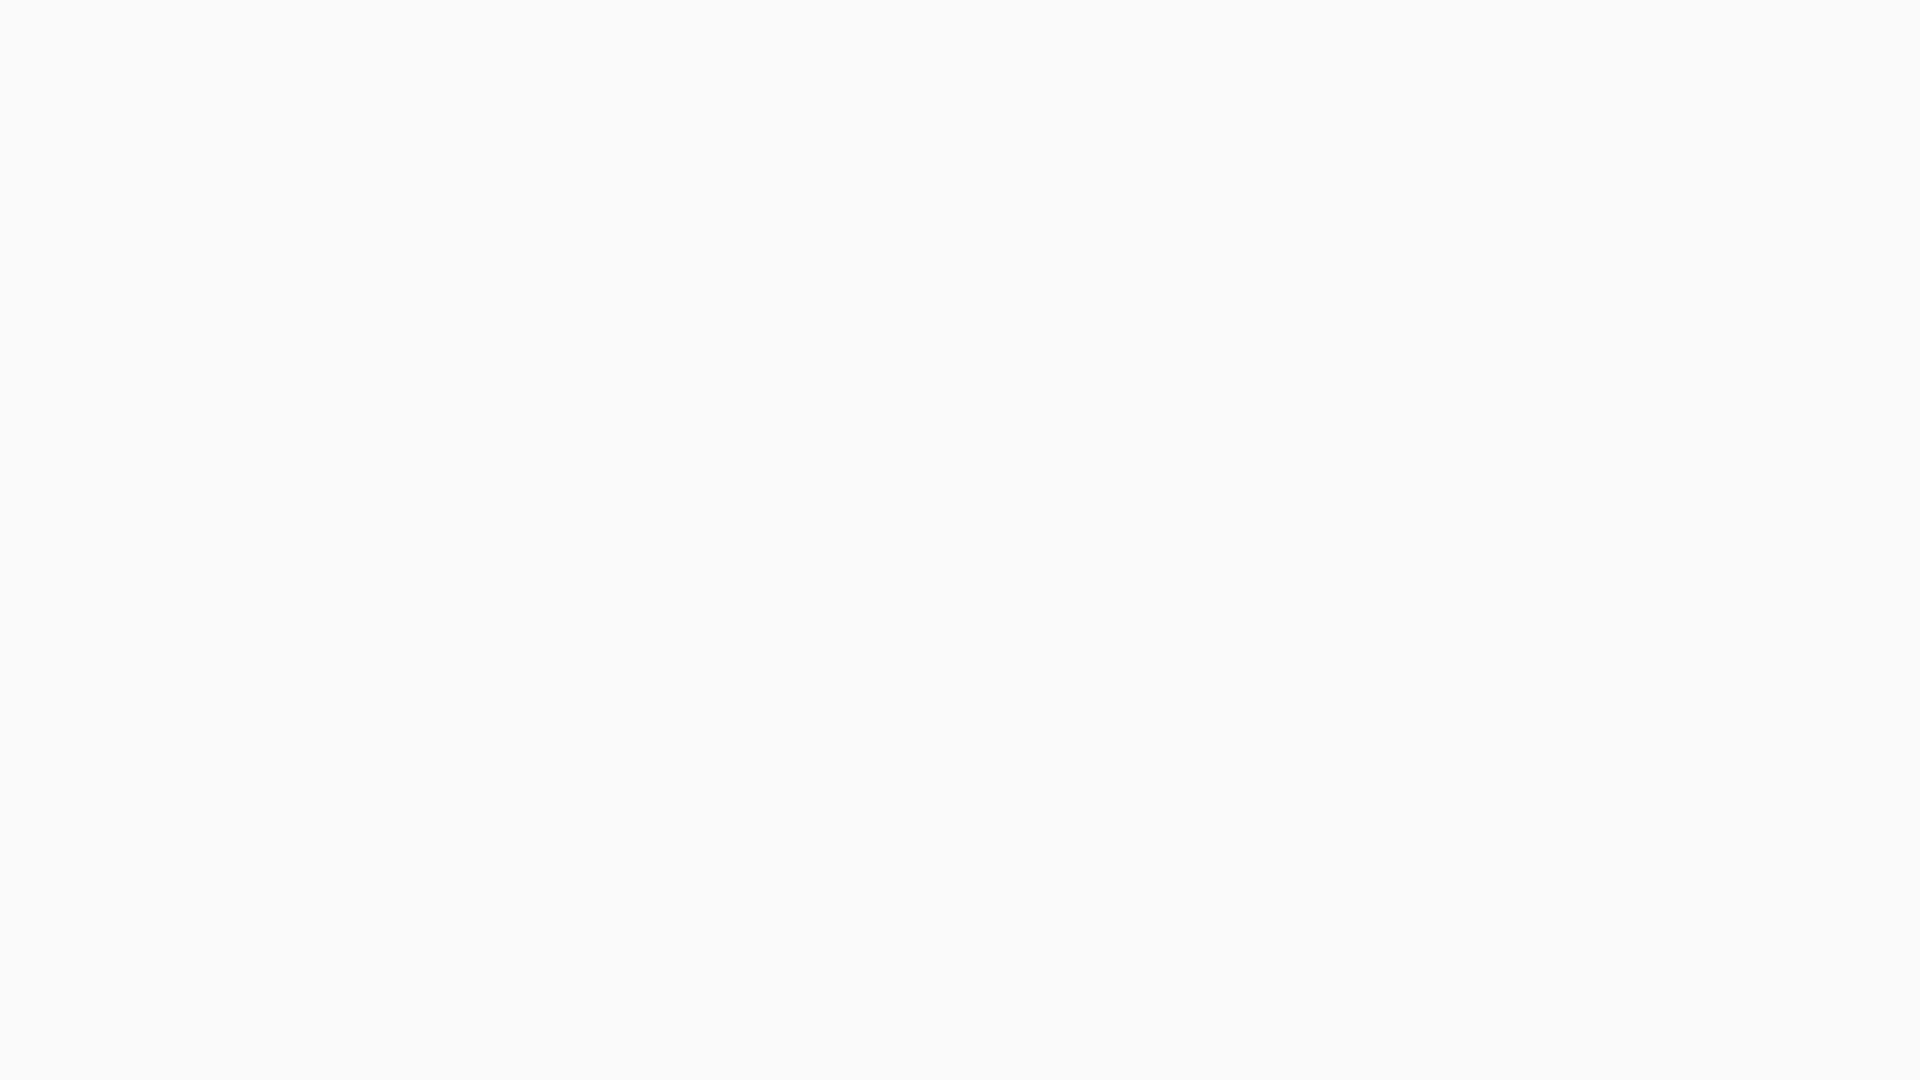 The image size is (1920, 1080). Describe the element at coordinates (834, 161) in the screenshot. I see `Copy link` at that location.